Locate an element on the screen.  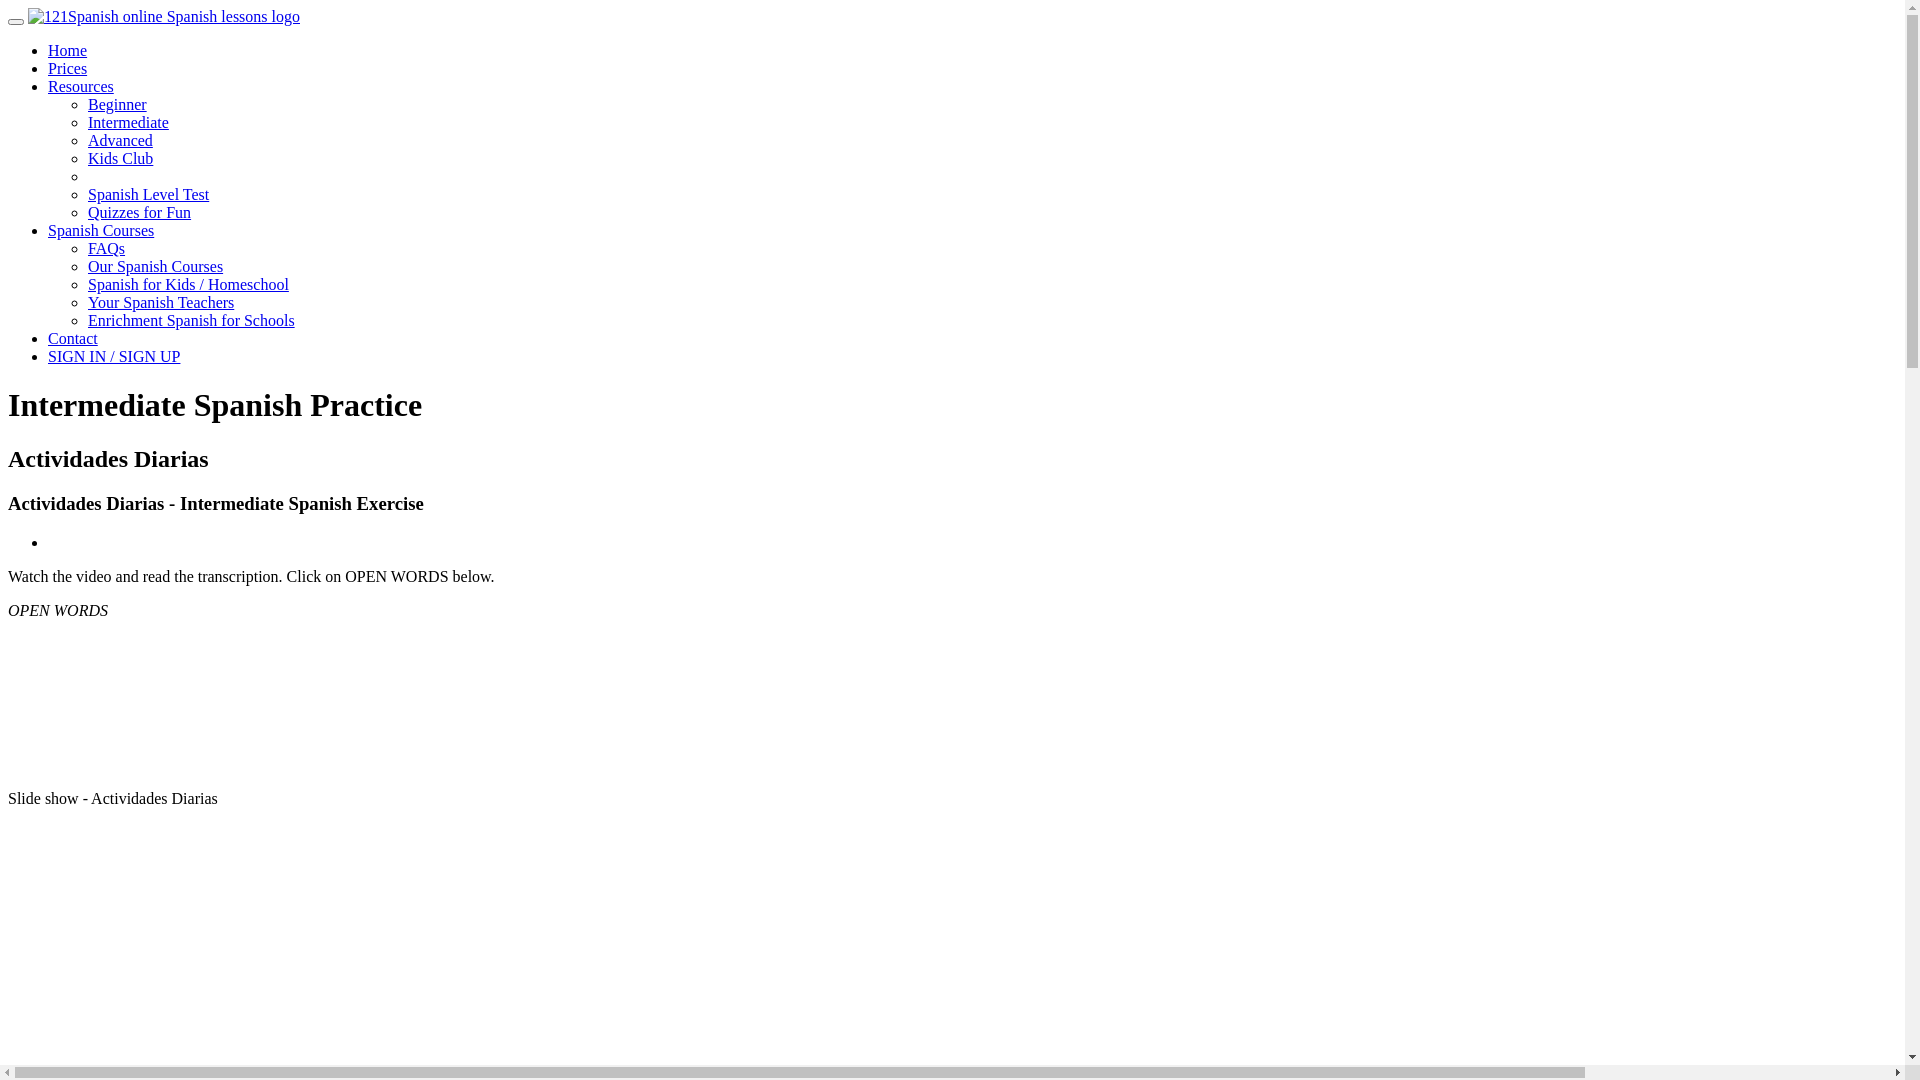
'Intermediate' is located at coordinates (127, 122).